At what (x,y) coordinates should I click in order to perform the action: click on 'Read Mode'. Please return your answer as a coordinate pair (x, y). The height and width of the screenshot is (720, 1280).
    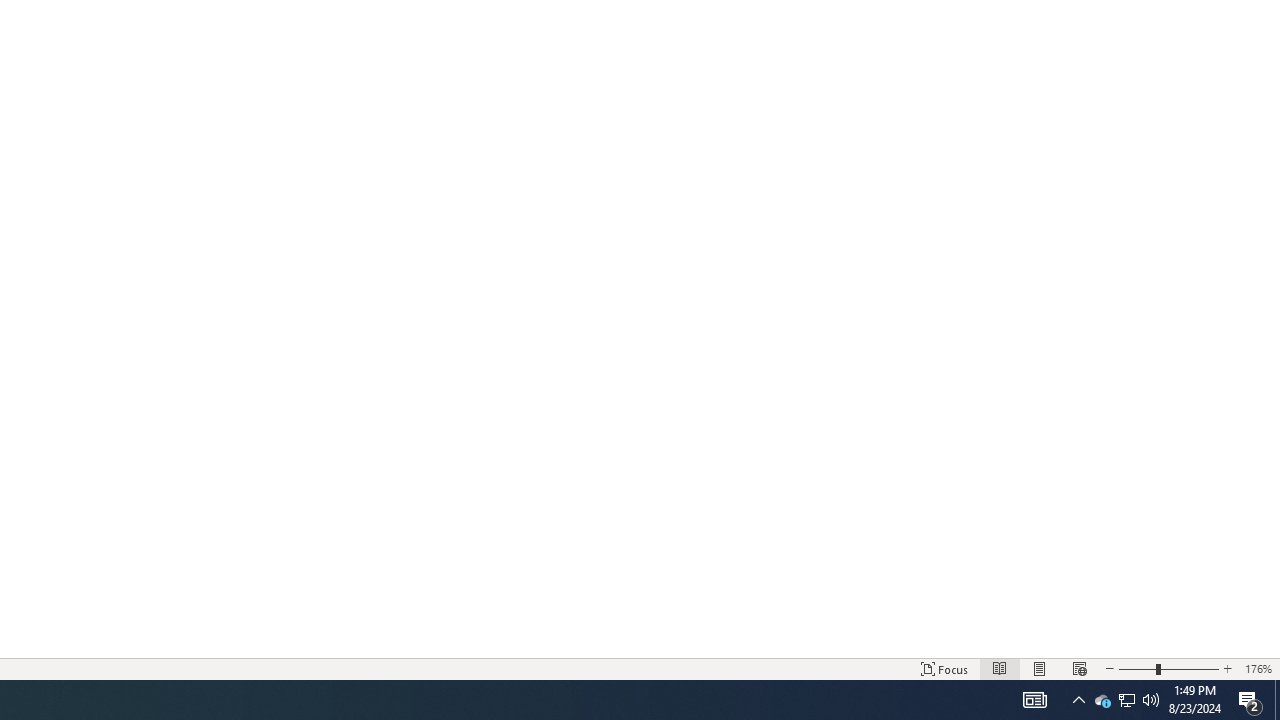
    Looking at the image, I should click on (1000, 669).